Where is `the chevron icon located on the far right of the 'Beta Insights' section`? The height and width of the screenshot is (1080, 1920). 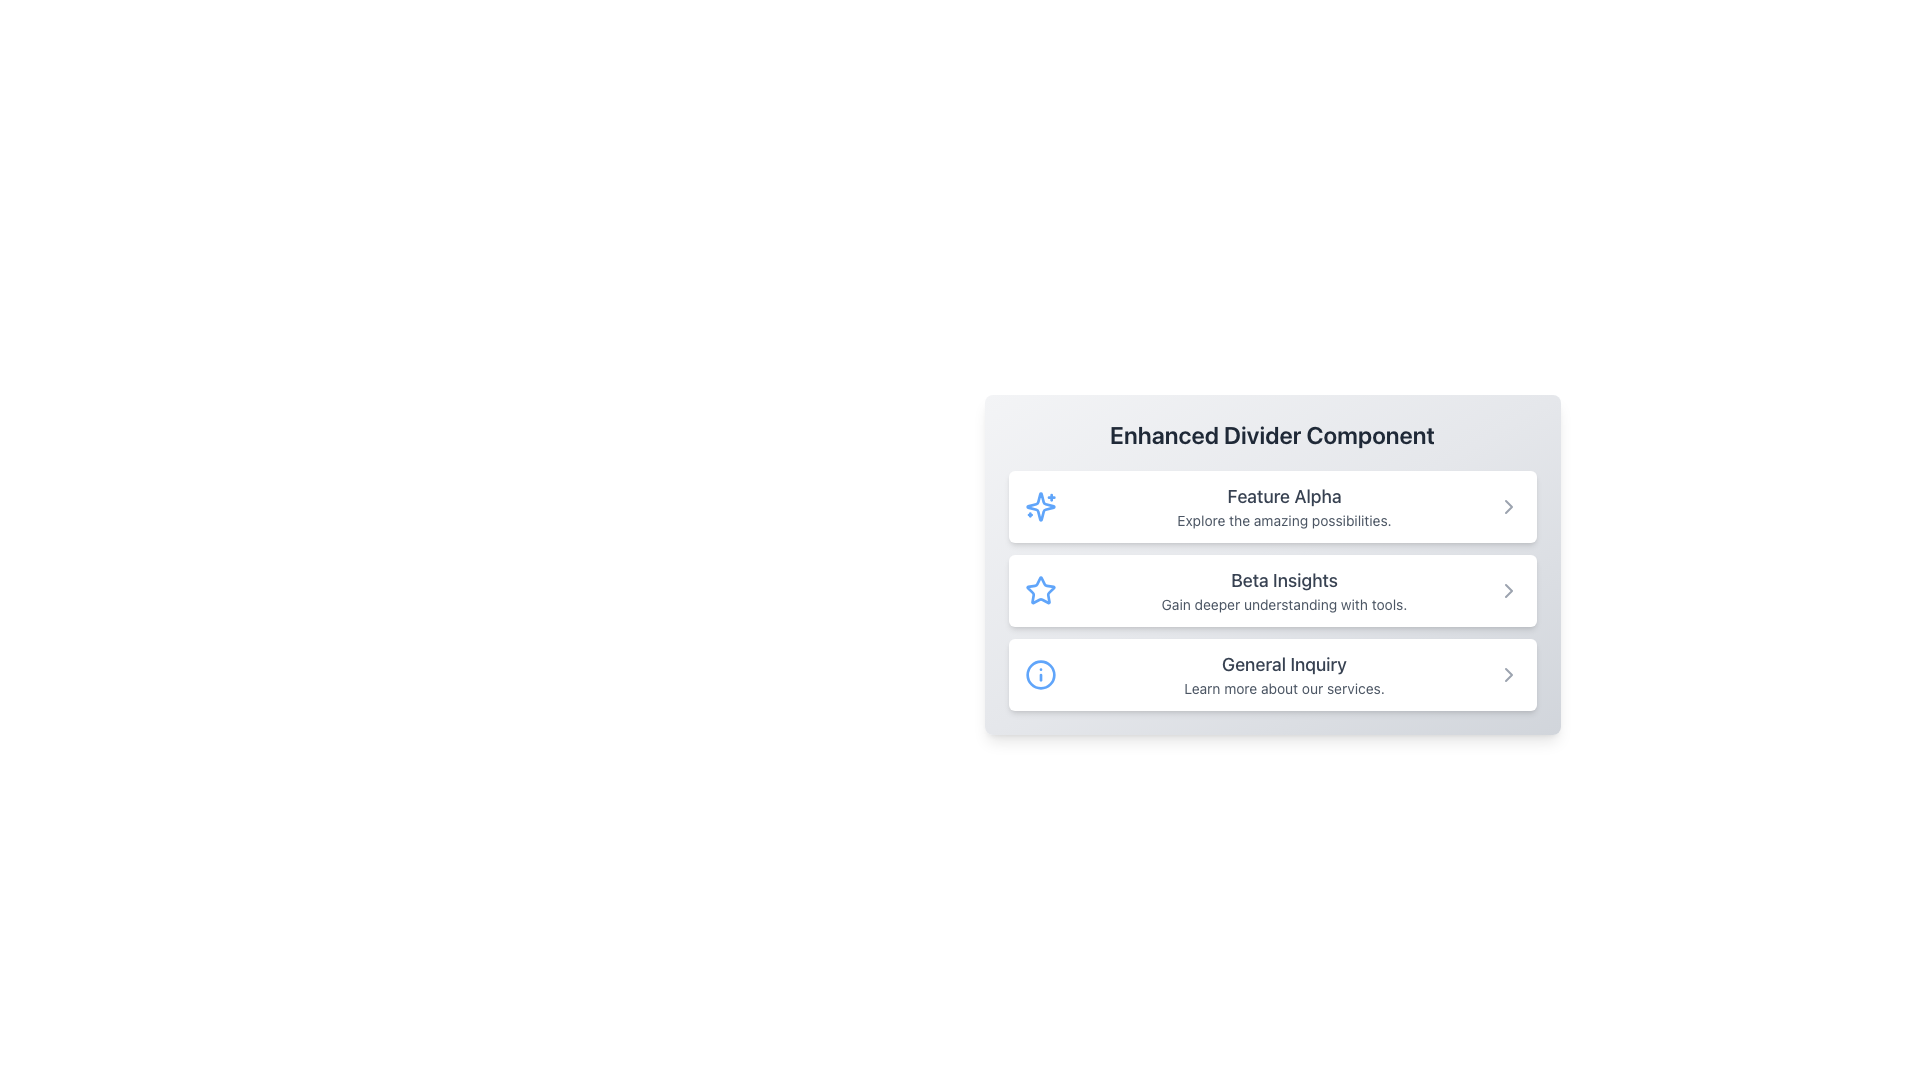 the chevron icon located on the far right of the 'Beta Insights' section is located at coordinates (1508, 589).